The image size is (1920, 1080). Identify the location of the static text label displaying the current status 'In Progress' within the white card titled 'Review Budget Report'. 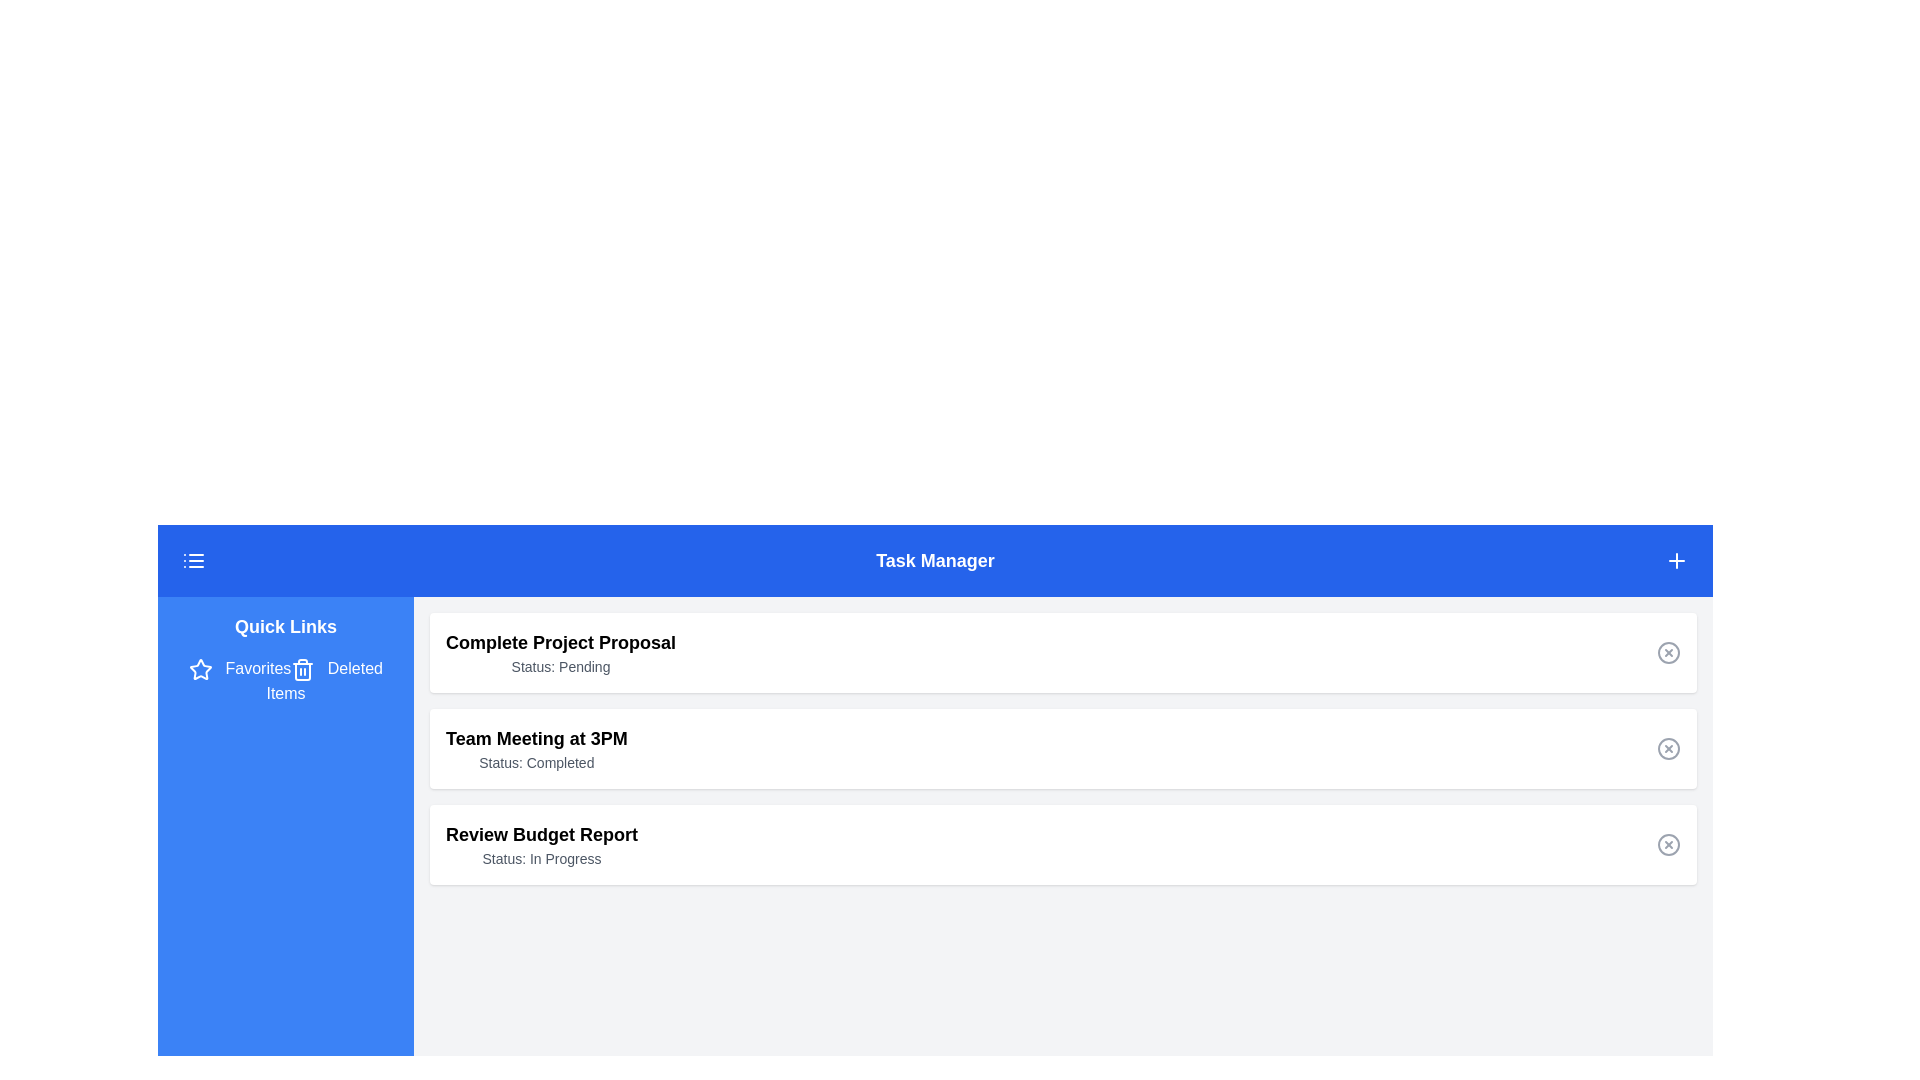
(542, 858).